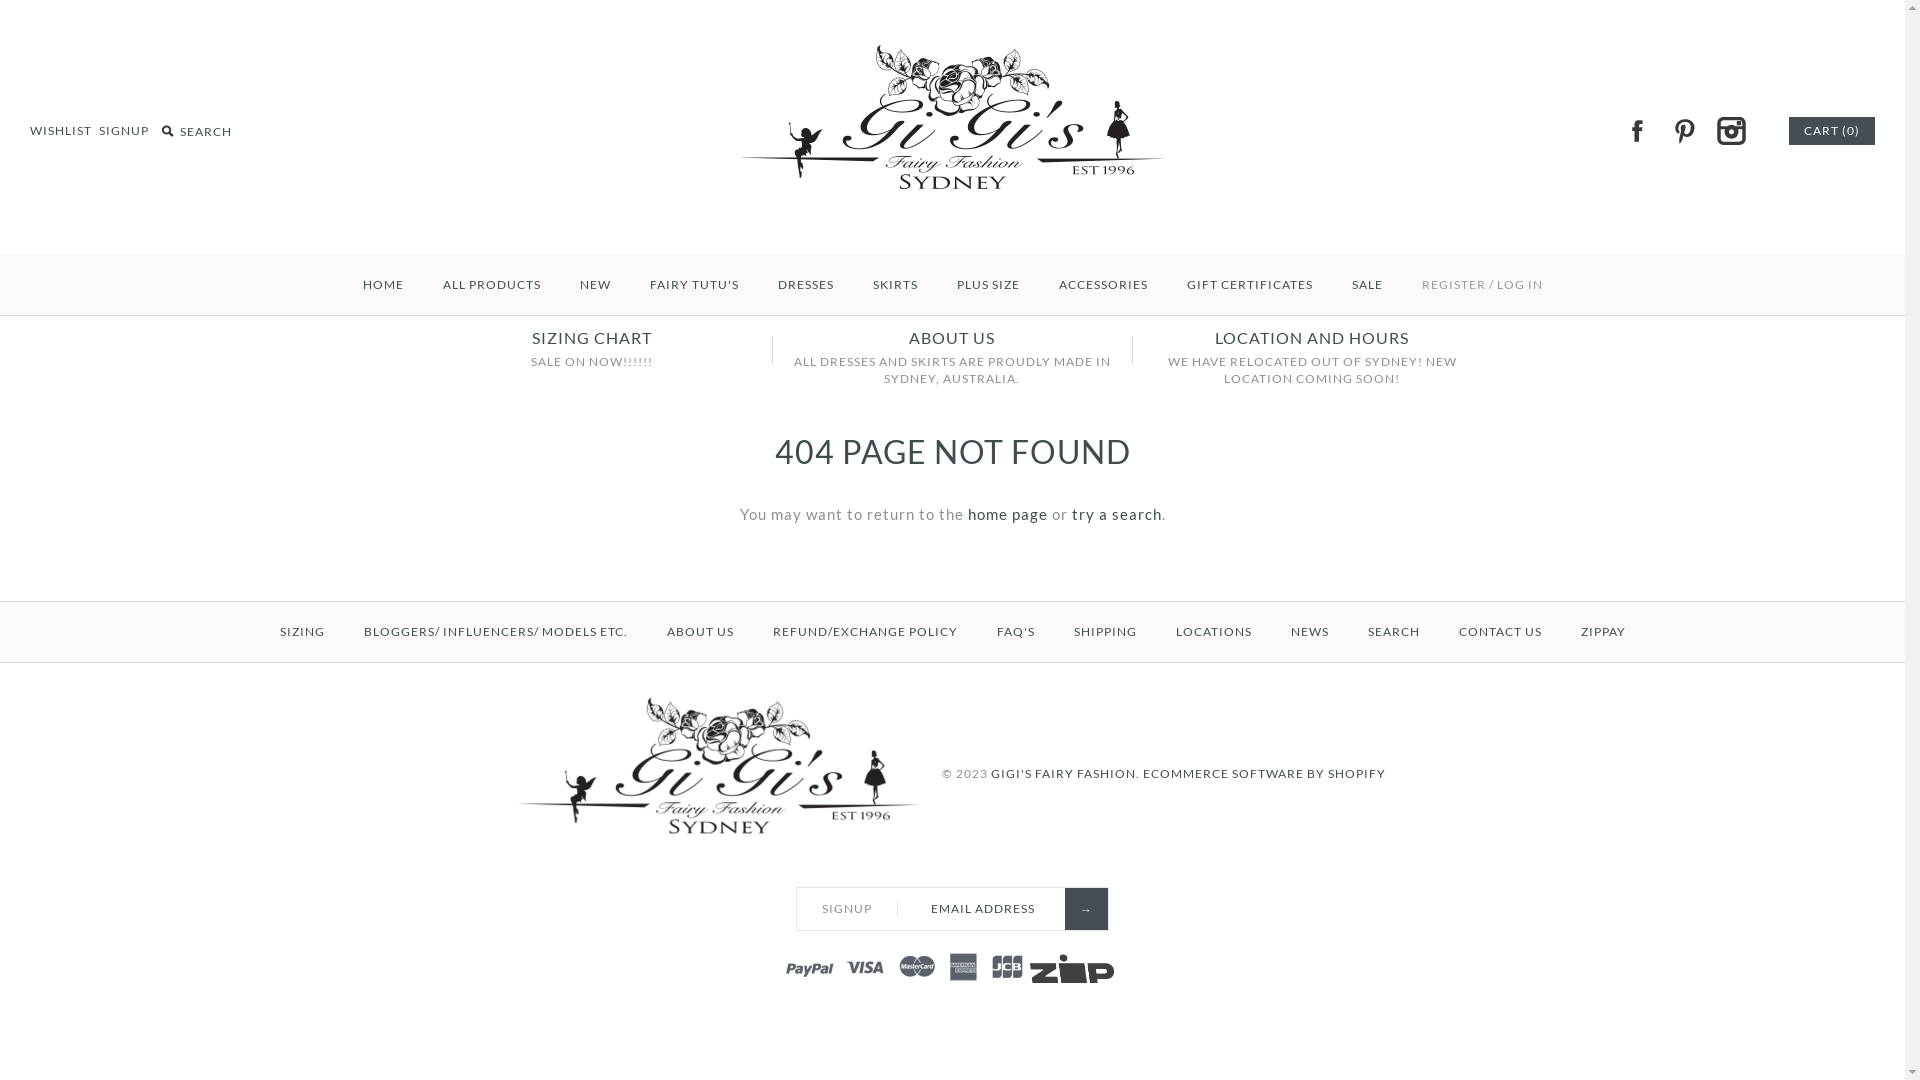  I want to click on 'FAQ'S', so click(978, 632).